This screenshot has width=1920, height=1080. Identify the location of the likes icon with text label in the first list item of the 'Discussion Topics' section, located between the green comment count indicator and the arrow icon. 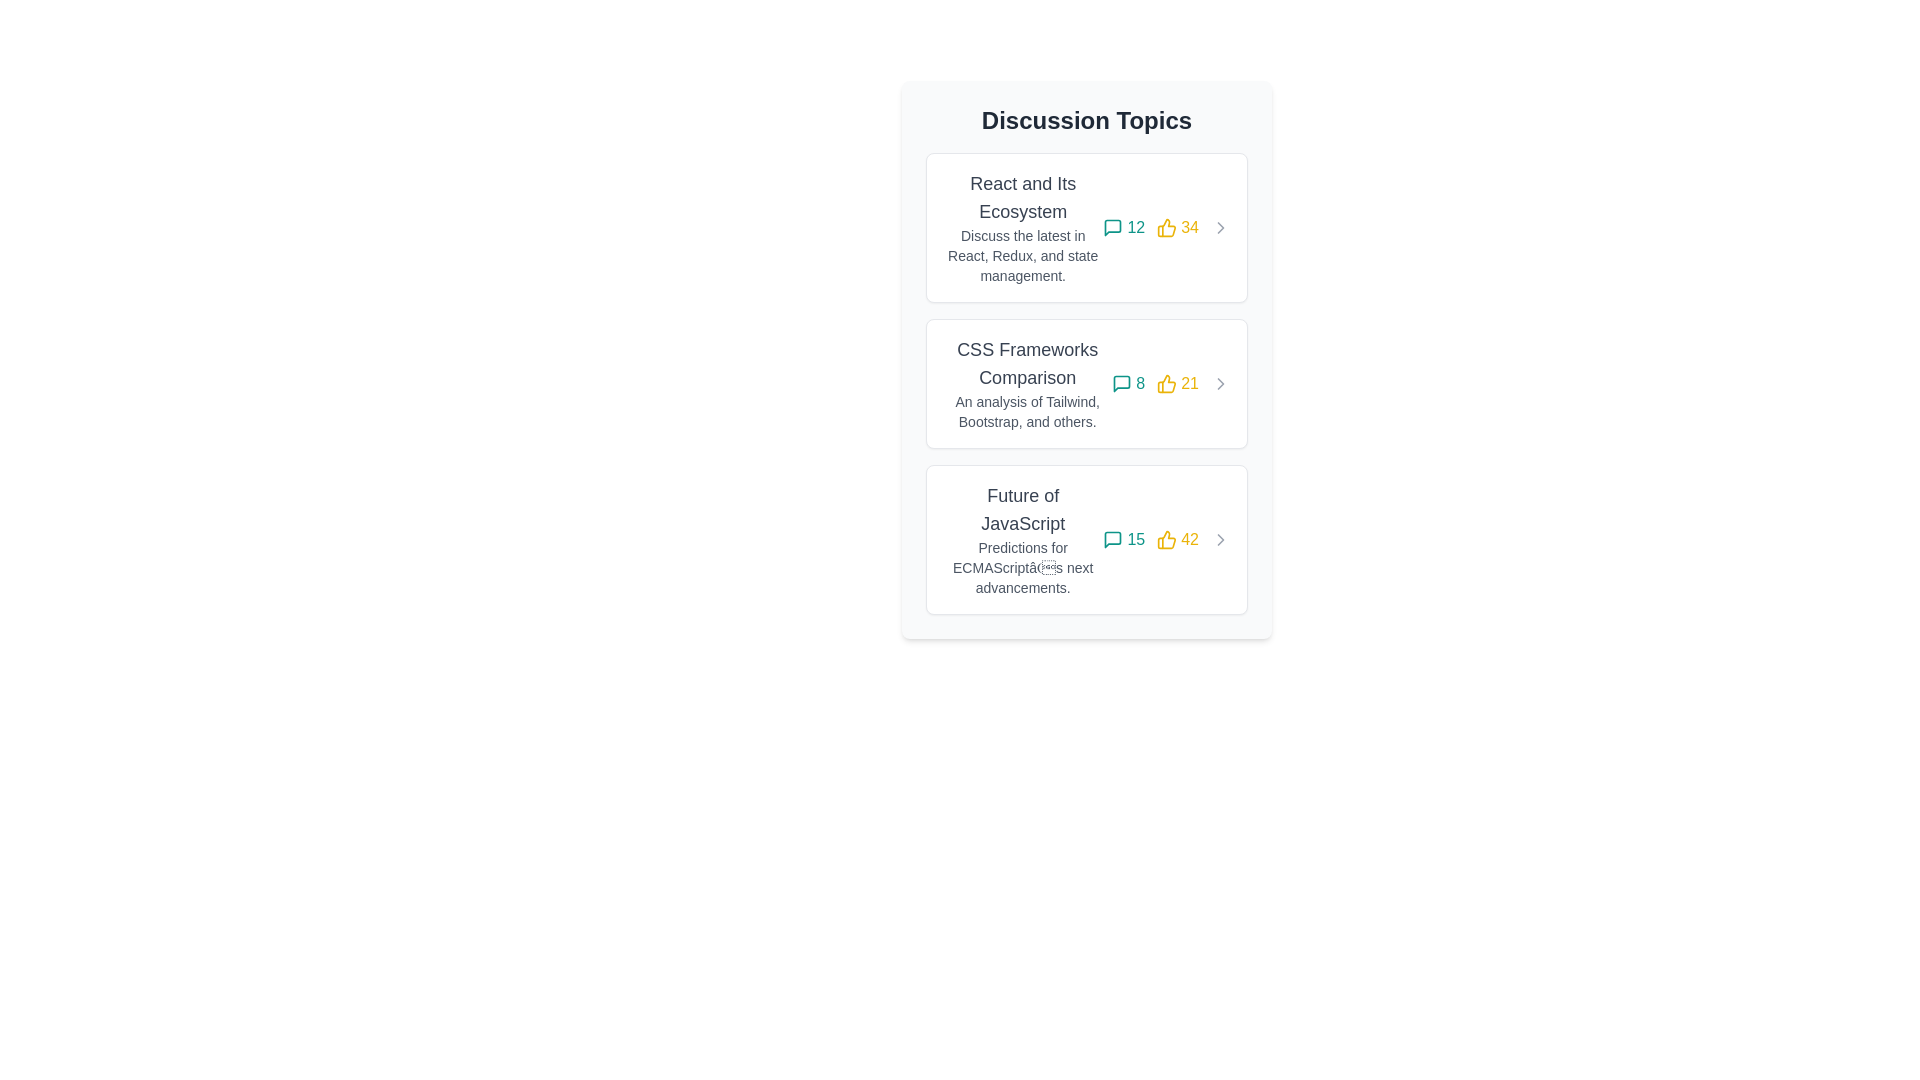
(1178, 226).